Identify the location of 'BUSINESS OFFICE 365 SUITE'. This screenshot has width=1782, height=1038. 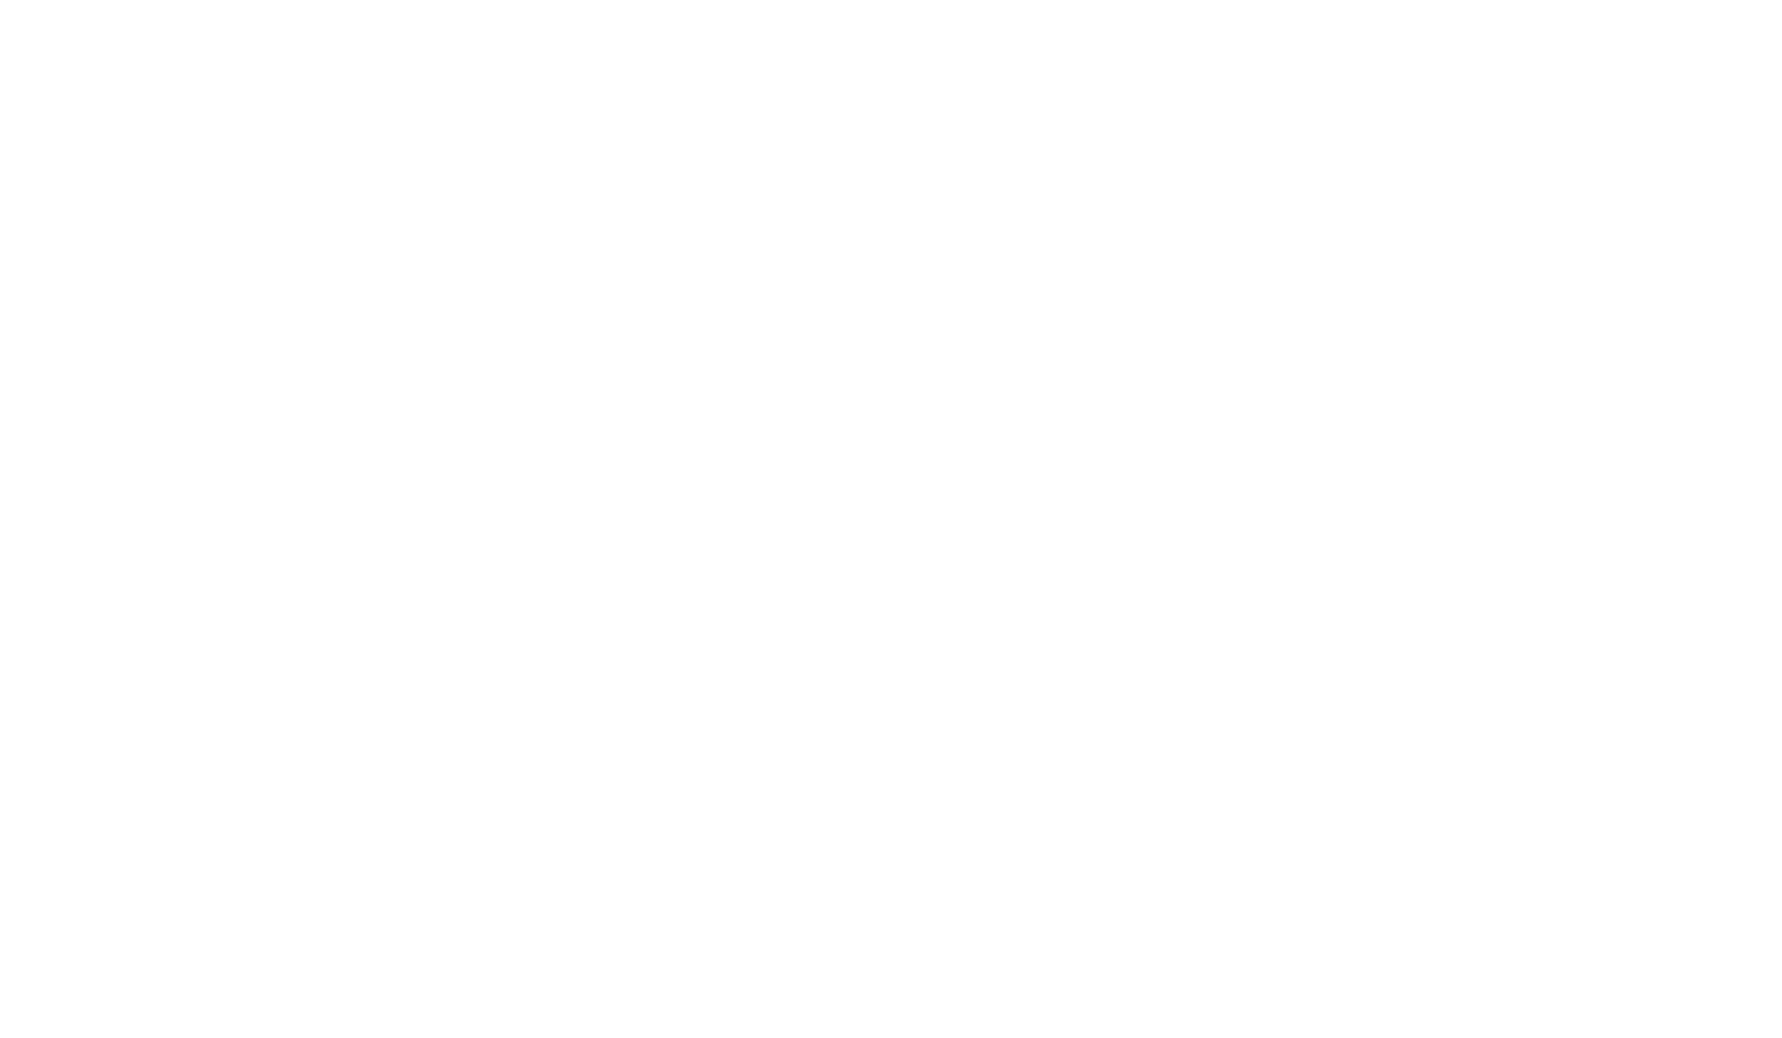
(891, 299).